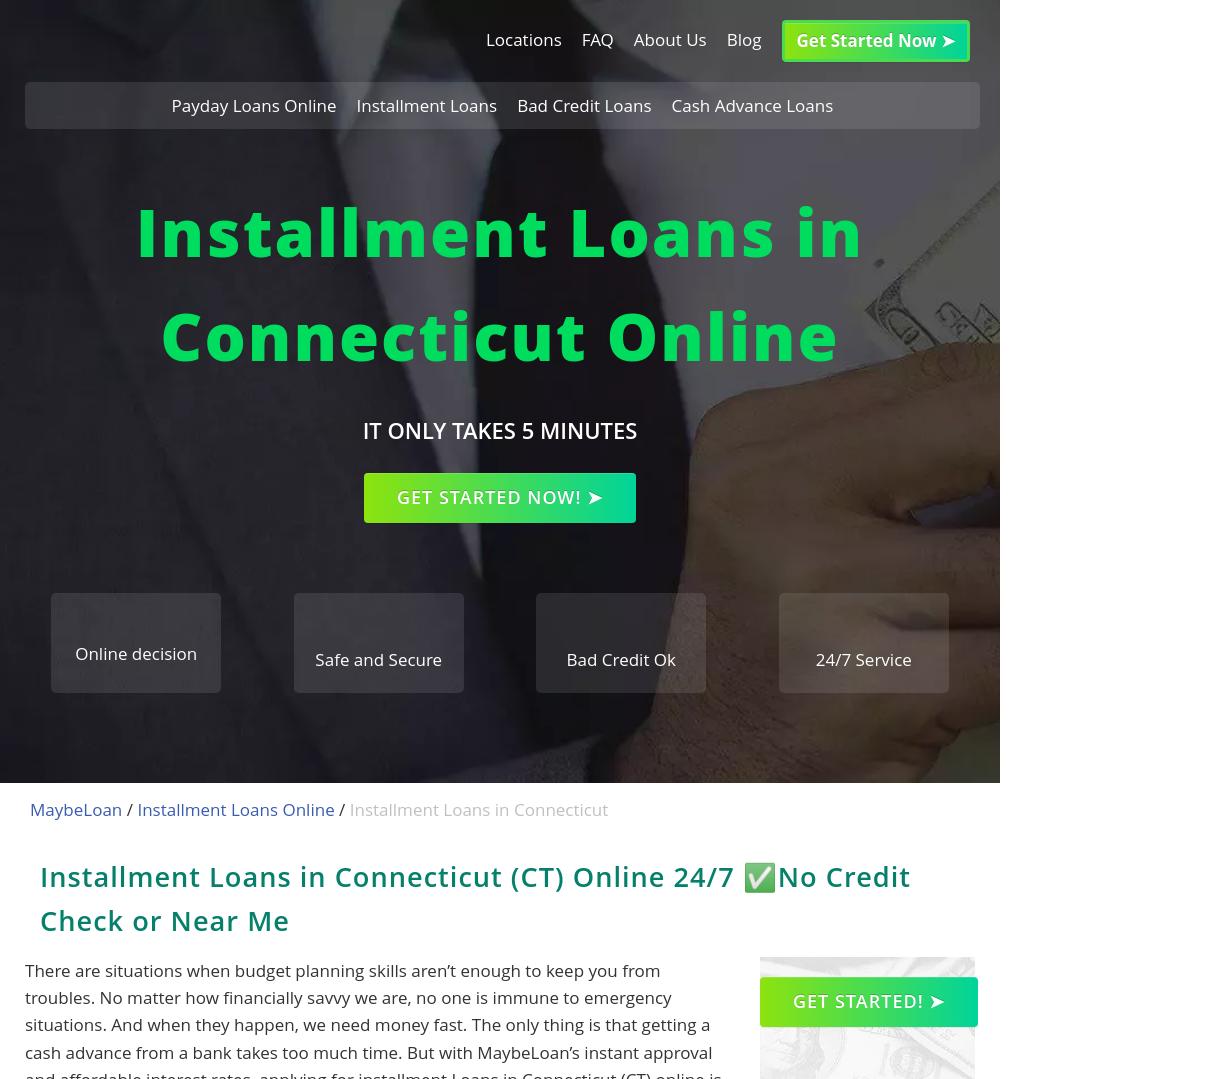 This screenshot has width=1230, height=1079. What do you see at coordinates (583, 105) in the screenshot?
I see `'Bad Credit Loans'` at bounding box center [583, 105].